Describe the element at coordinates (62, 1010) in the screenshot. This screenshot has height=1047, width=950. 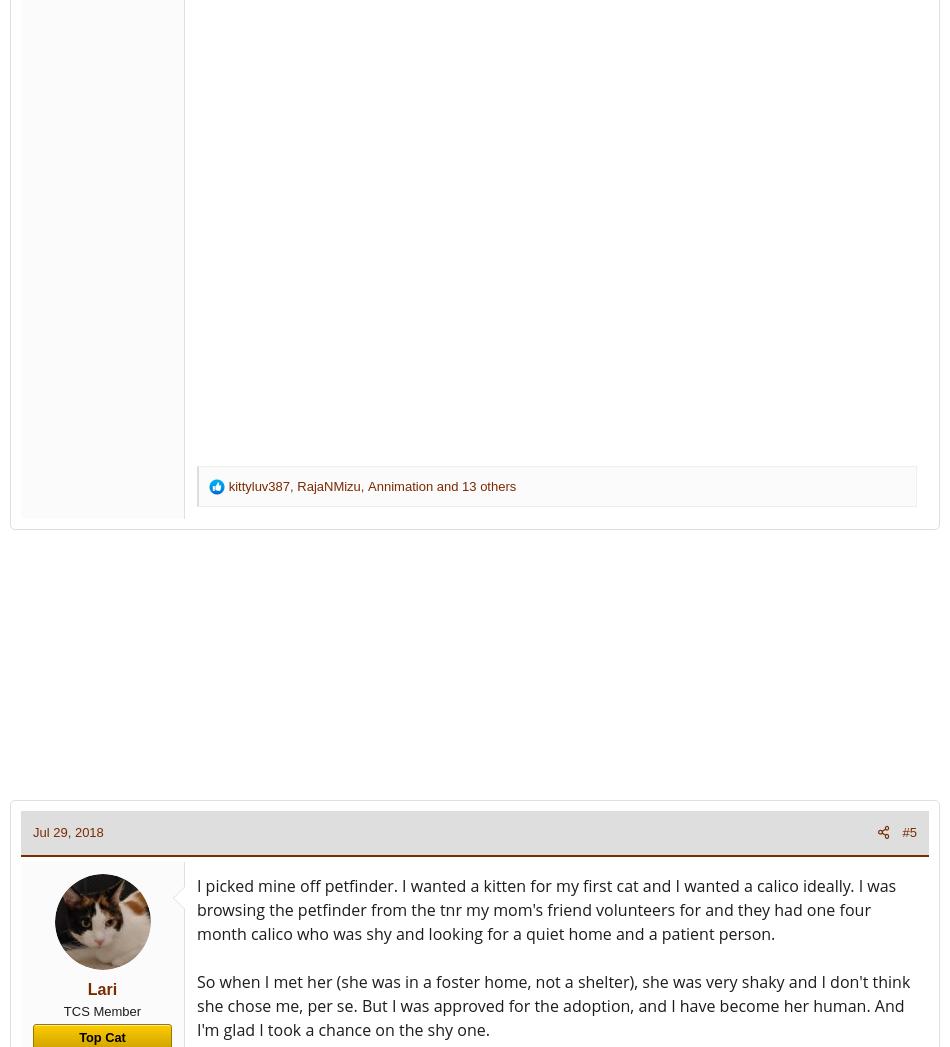
I see `'TCS Member'` at that location.